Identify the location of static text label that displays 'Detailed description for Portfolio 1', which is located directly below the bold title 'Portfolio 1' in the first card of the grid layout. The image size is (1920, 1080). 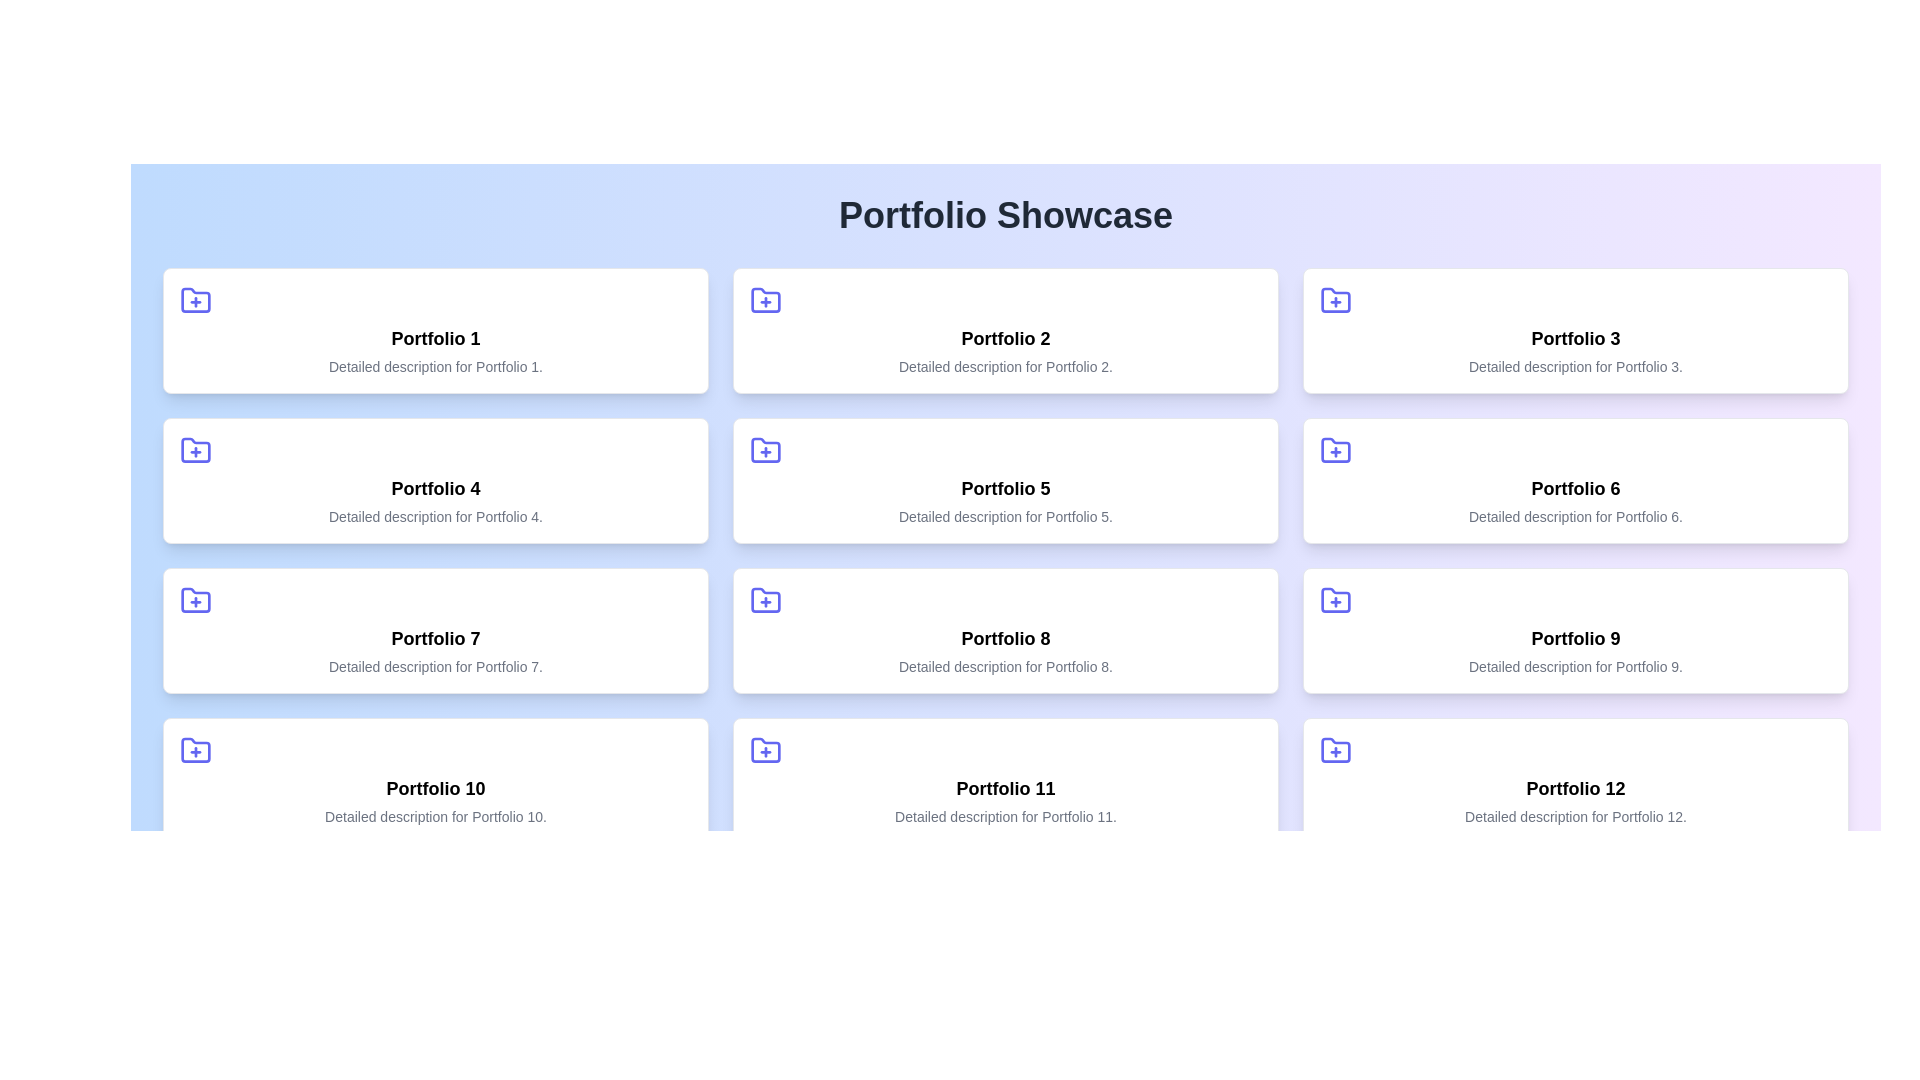
(435, 366).